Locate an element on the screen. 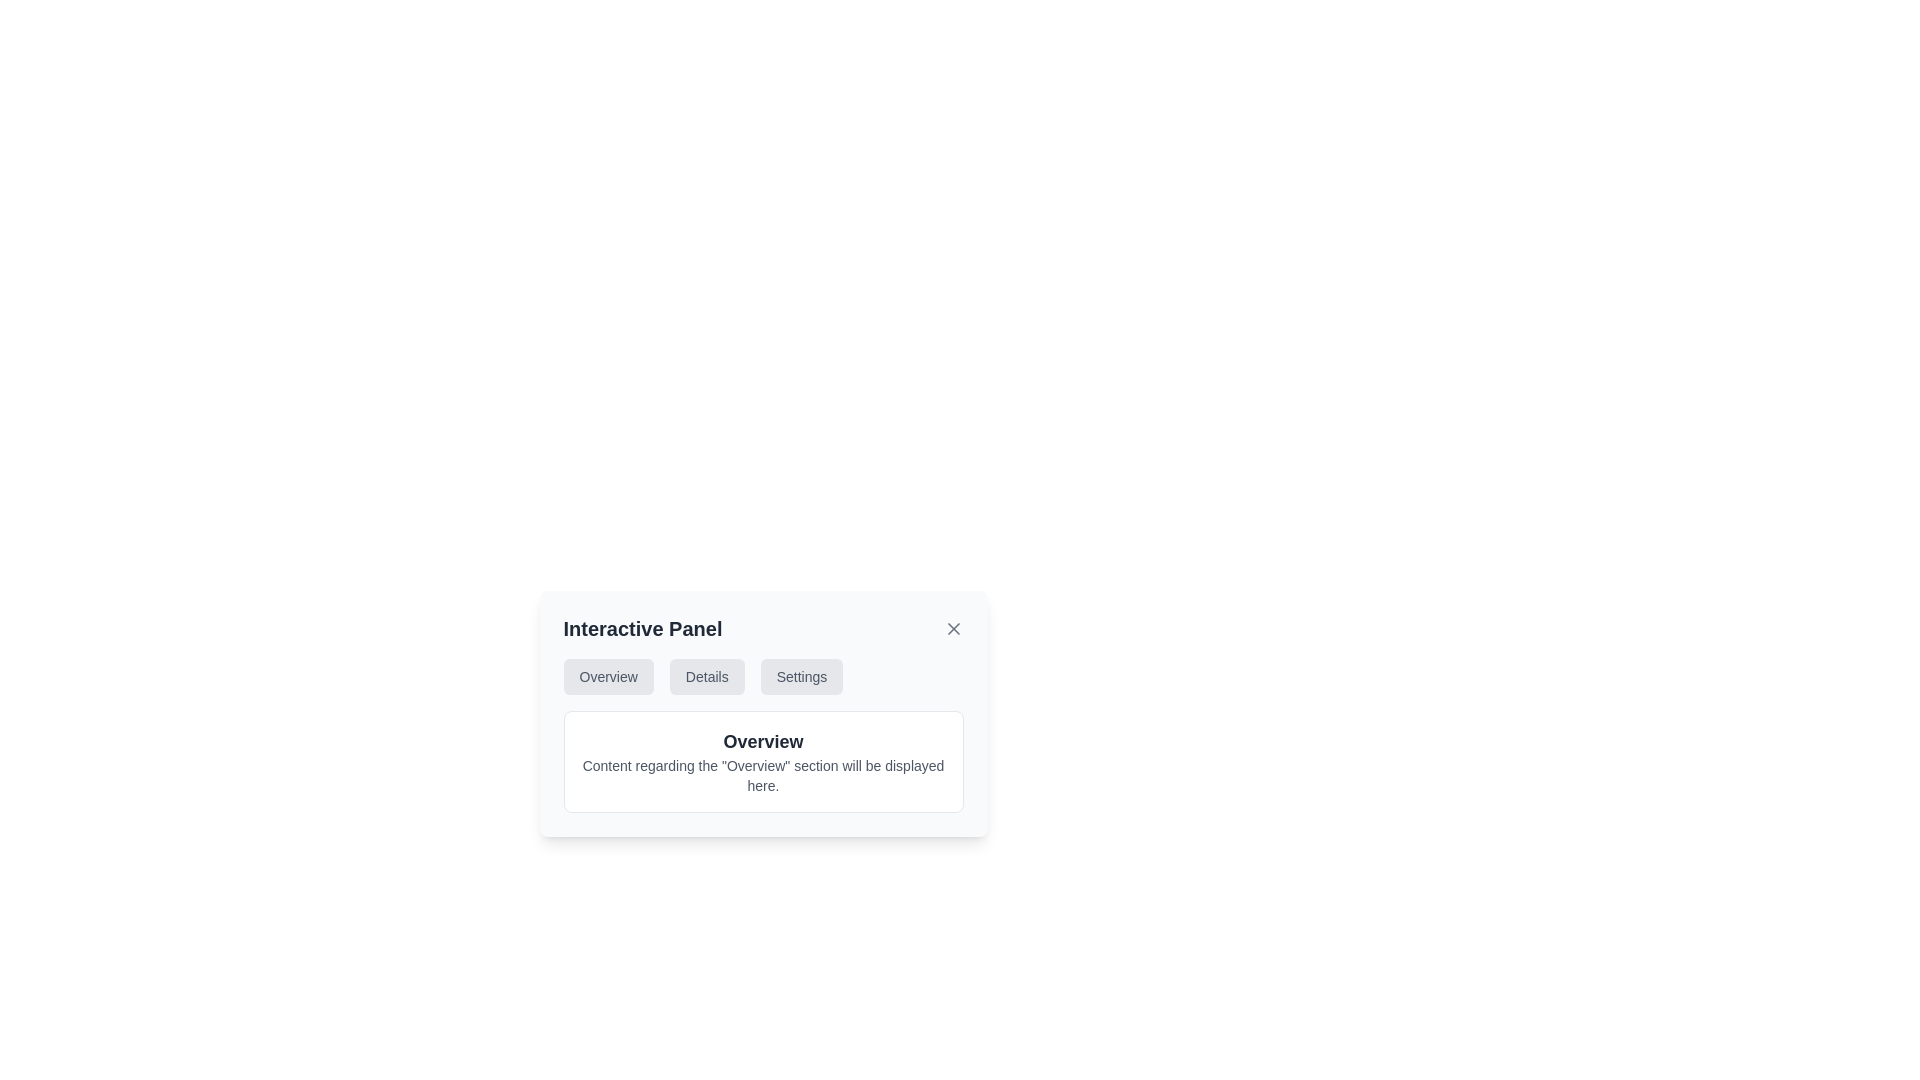 The image size is (1920, 1080). the 'Overview' tab, which is the first tab in the horizontal row of the 'Interactive Panel' is located at coordinates (607, 676).